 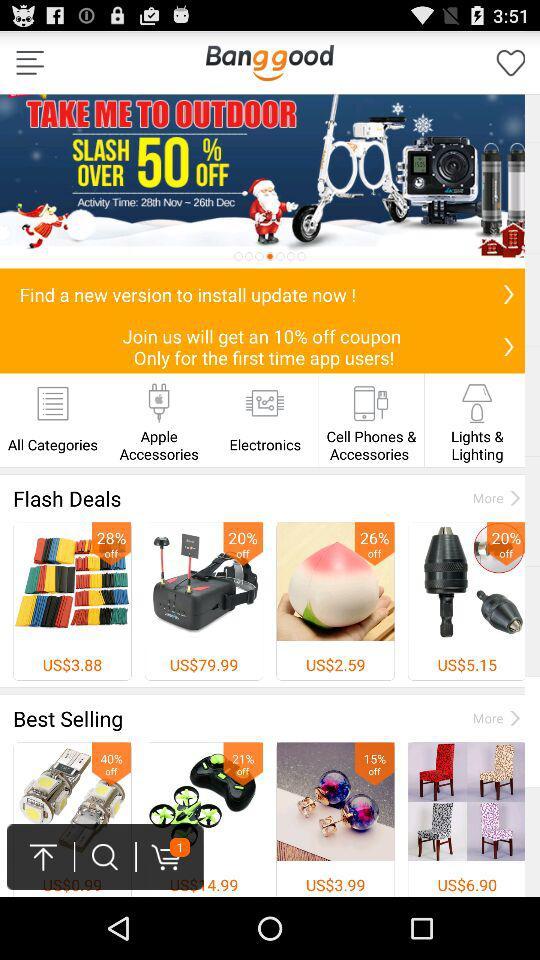 I want to click on the menu icon, so click(x=29, y=67).